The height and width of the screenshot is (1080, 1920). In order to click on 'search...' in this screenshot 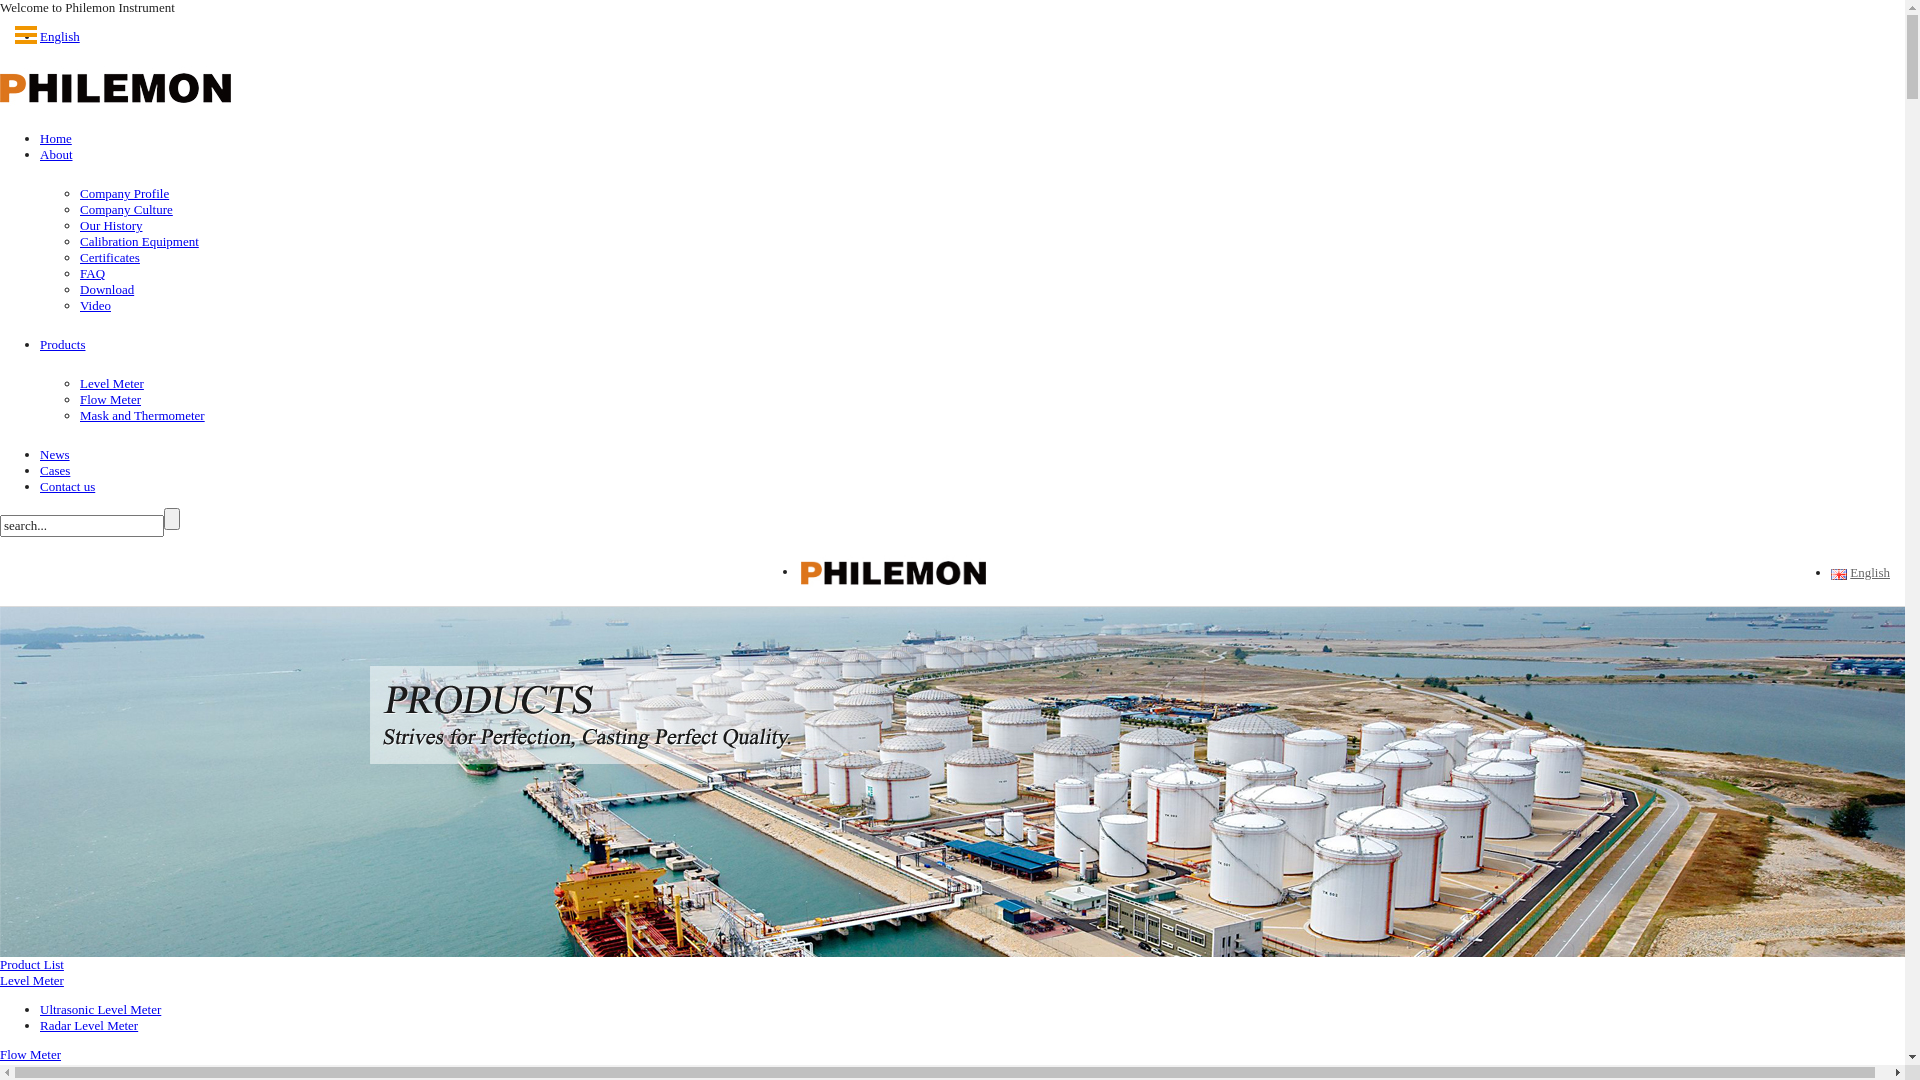, I will do `click(0, 524)`.